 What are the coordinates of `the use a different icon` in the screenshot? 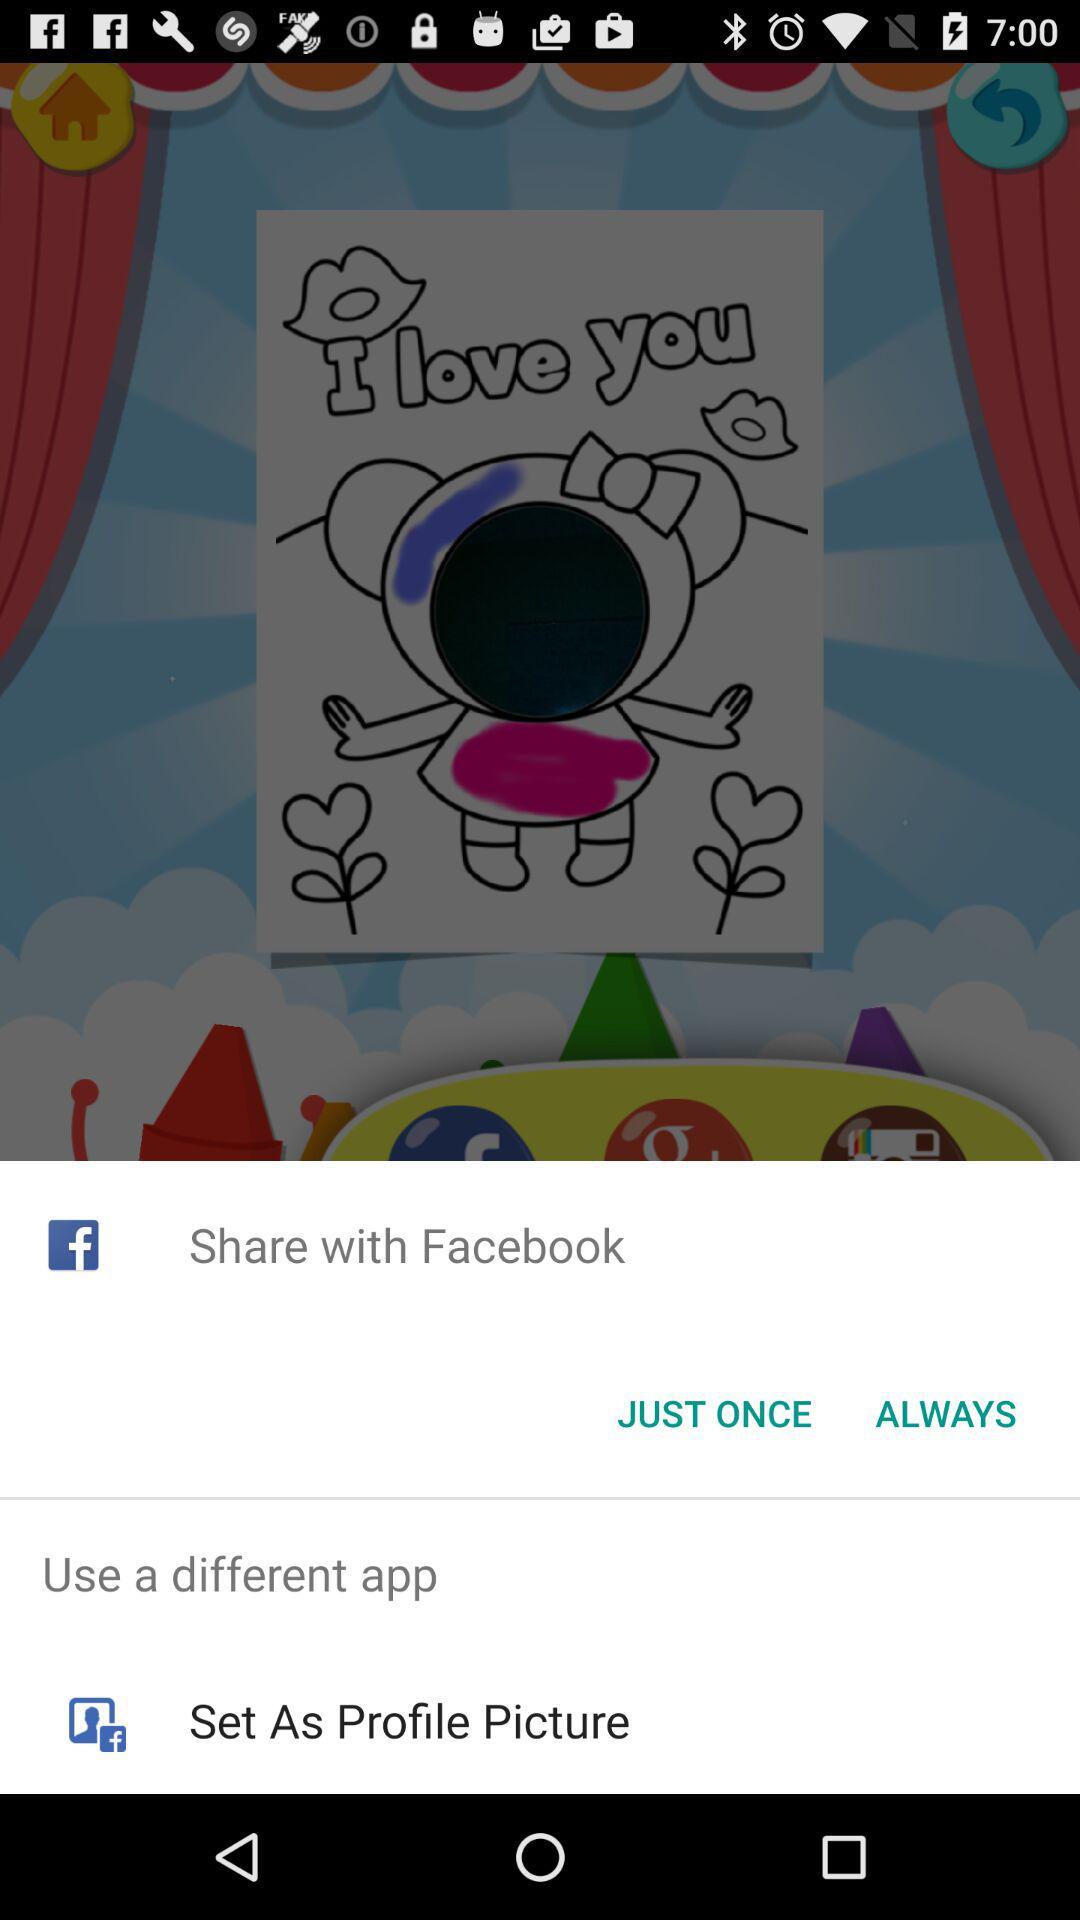 It's located at (540, 1572).